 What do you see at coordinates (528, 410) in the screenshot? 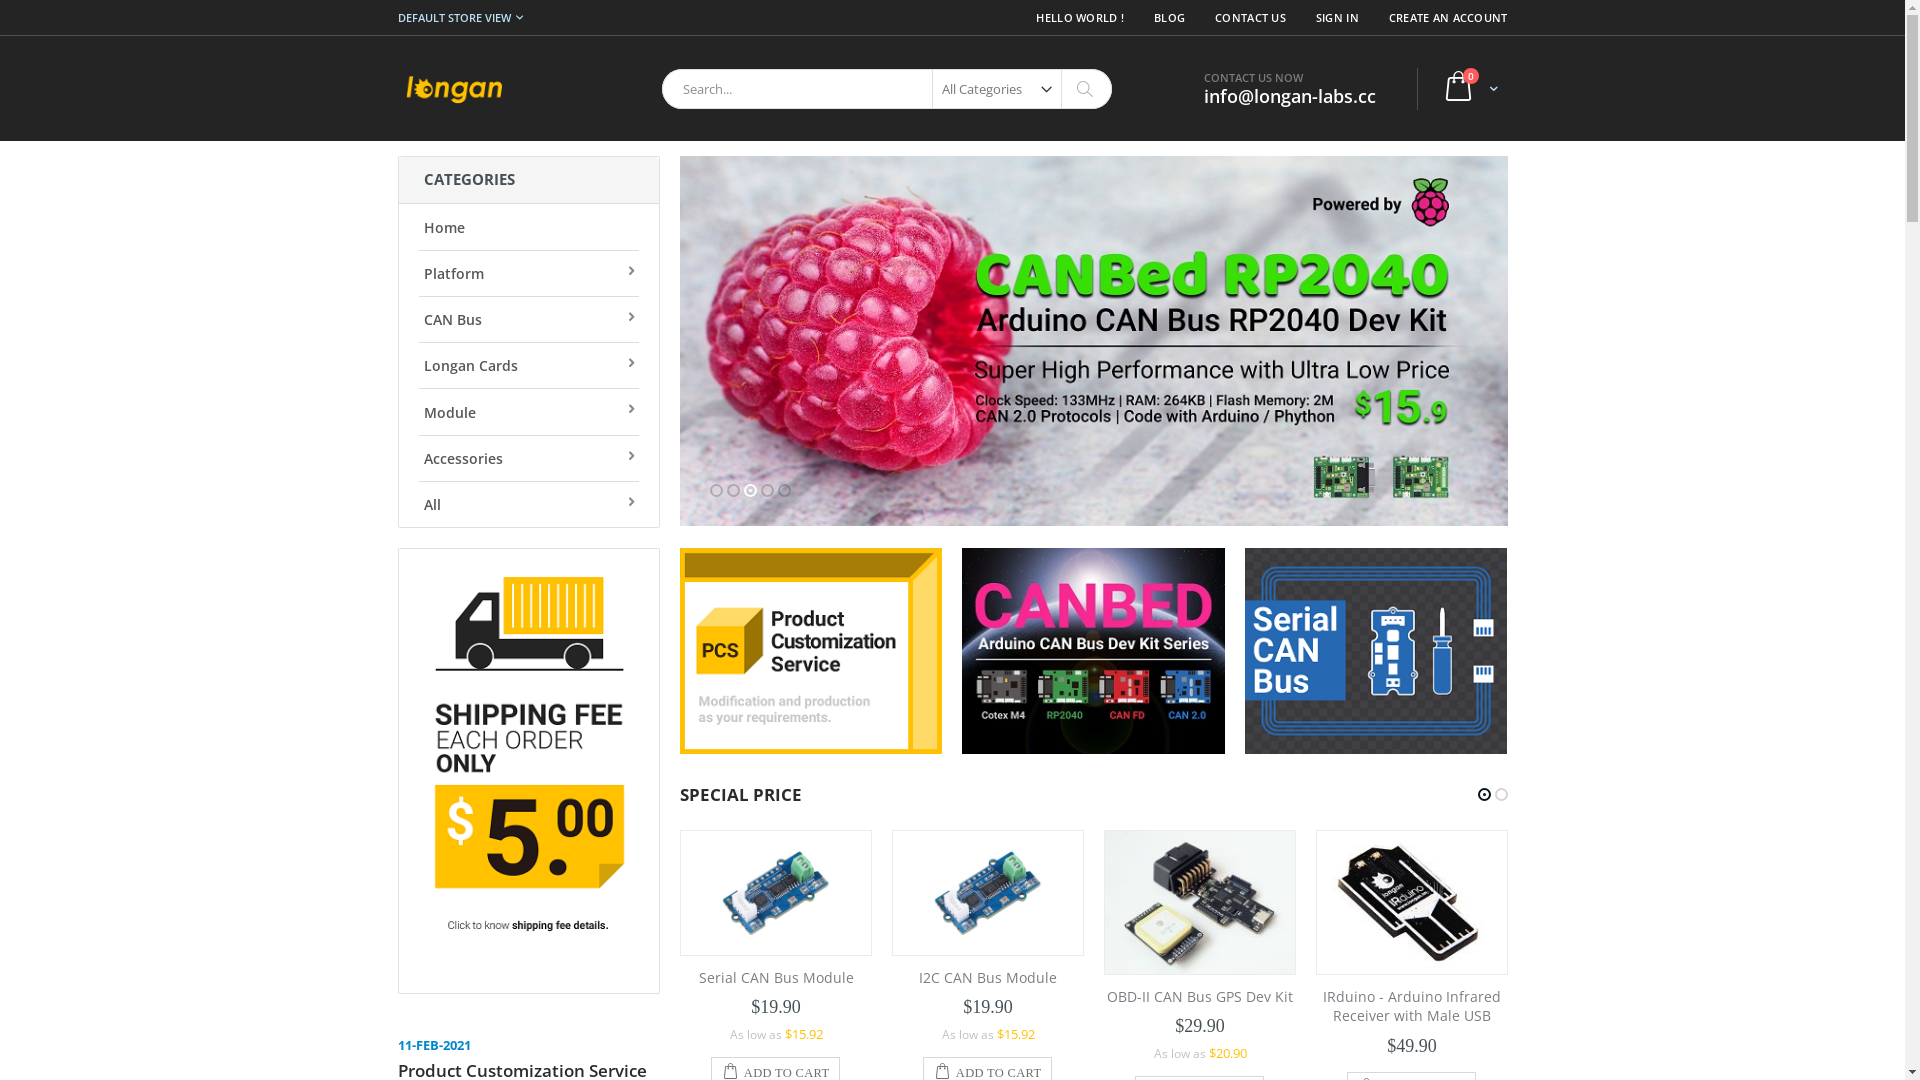
I see `'Module'` at bounding box center [528, 410].